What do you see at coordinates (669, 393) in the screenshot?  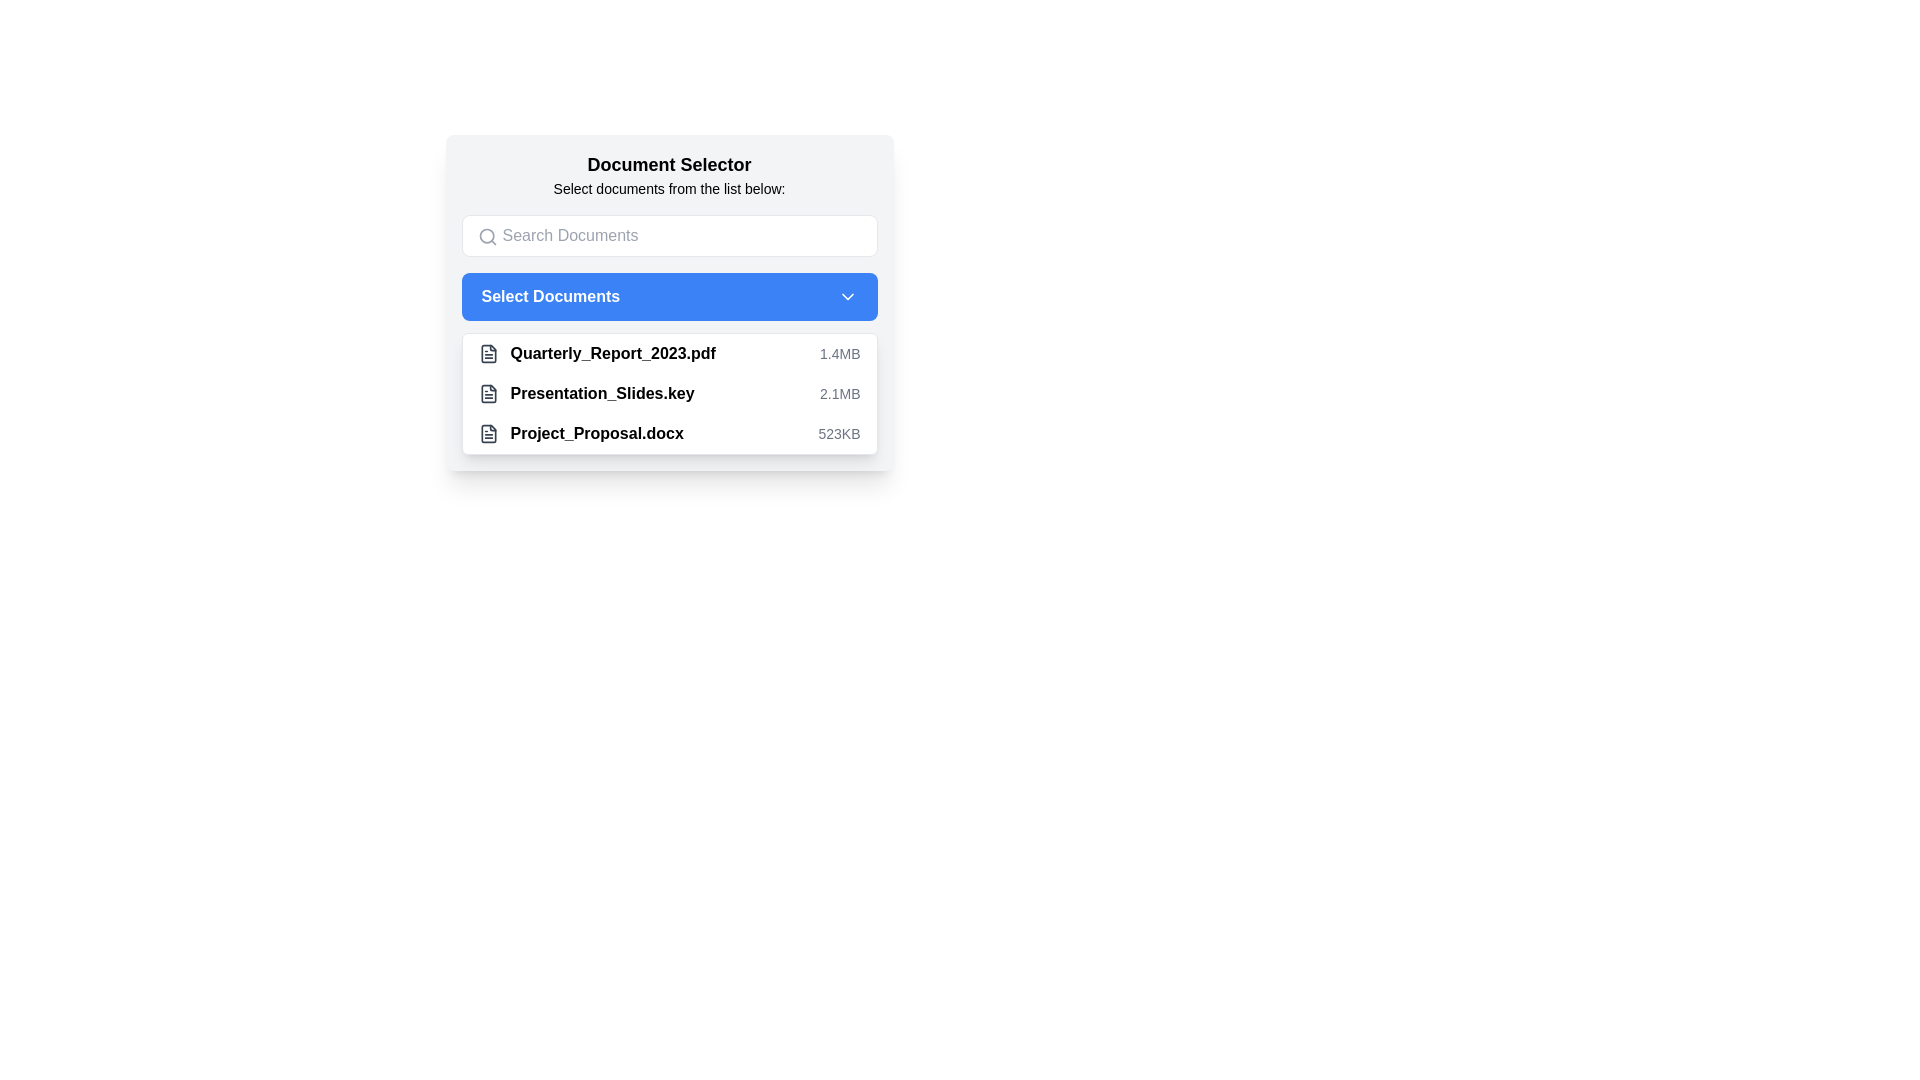 I see `the list item displaying the filename 'Presentation_Slides.key'` at bounding box center [669, 393].